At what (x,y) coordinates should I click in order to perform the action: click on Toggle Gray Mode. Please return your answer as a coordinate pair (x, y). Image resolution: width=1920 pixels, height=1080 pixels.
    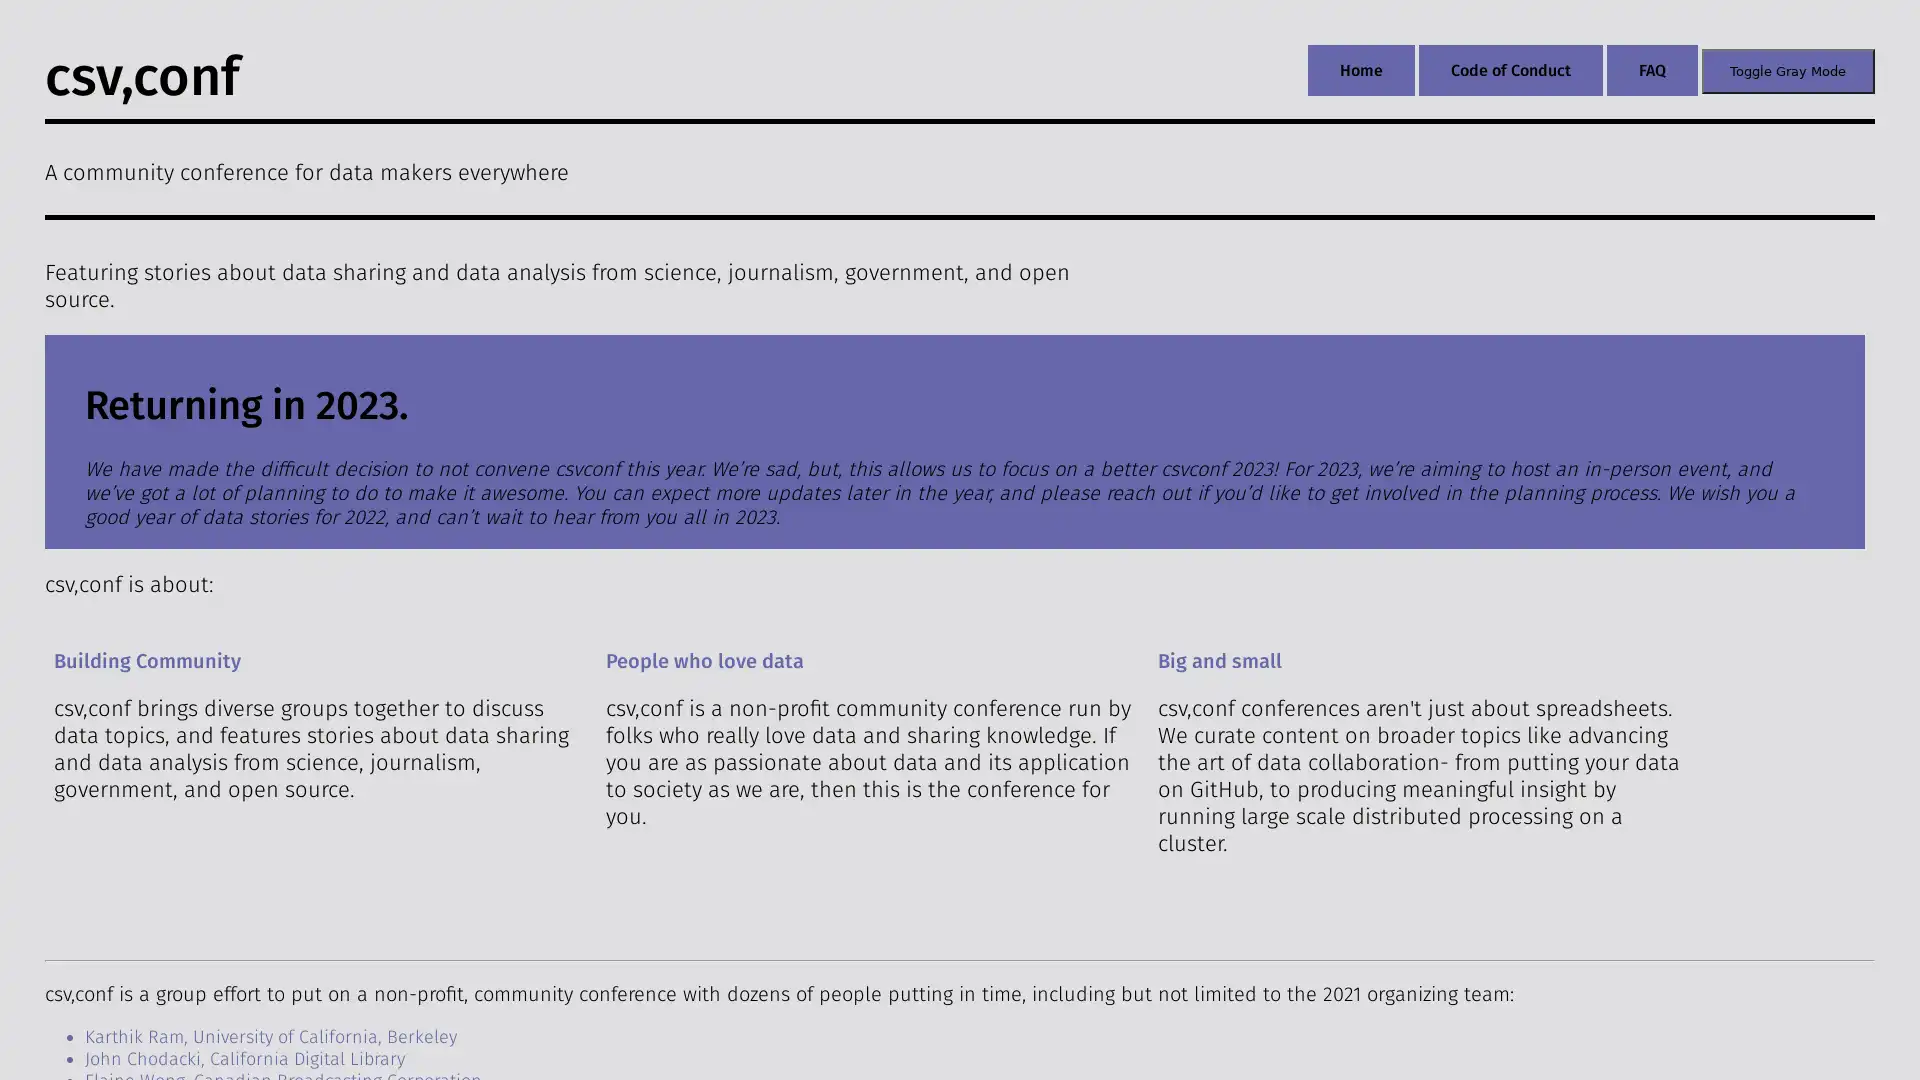
    Looking at the image, I should click on (1788, 69).